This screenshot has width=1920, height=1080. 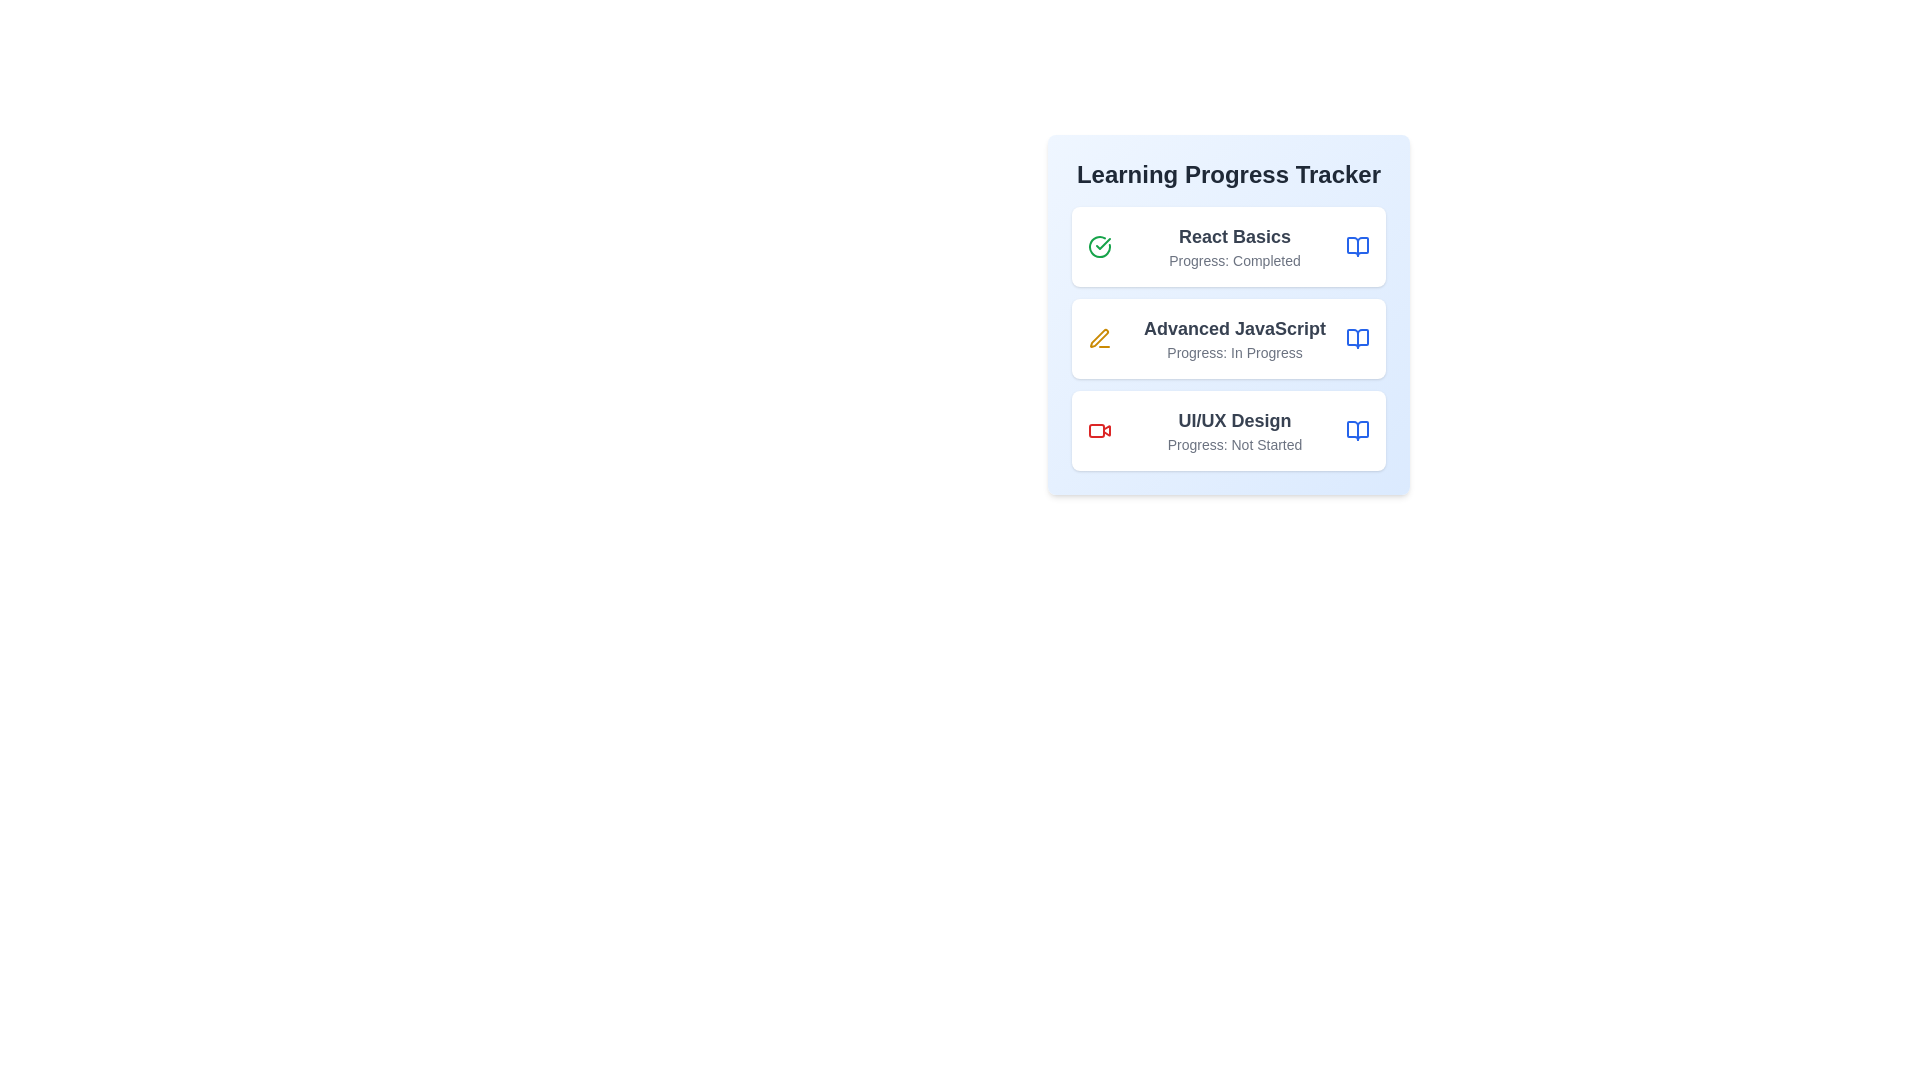 I want to click on the course item corresponding to UI/UX Design, so click(x=1227, y=430).